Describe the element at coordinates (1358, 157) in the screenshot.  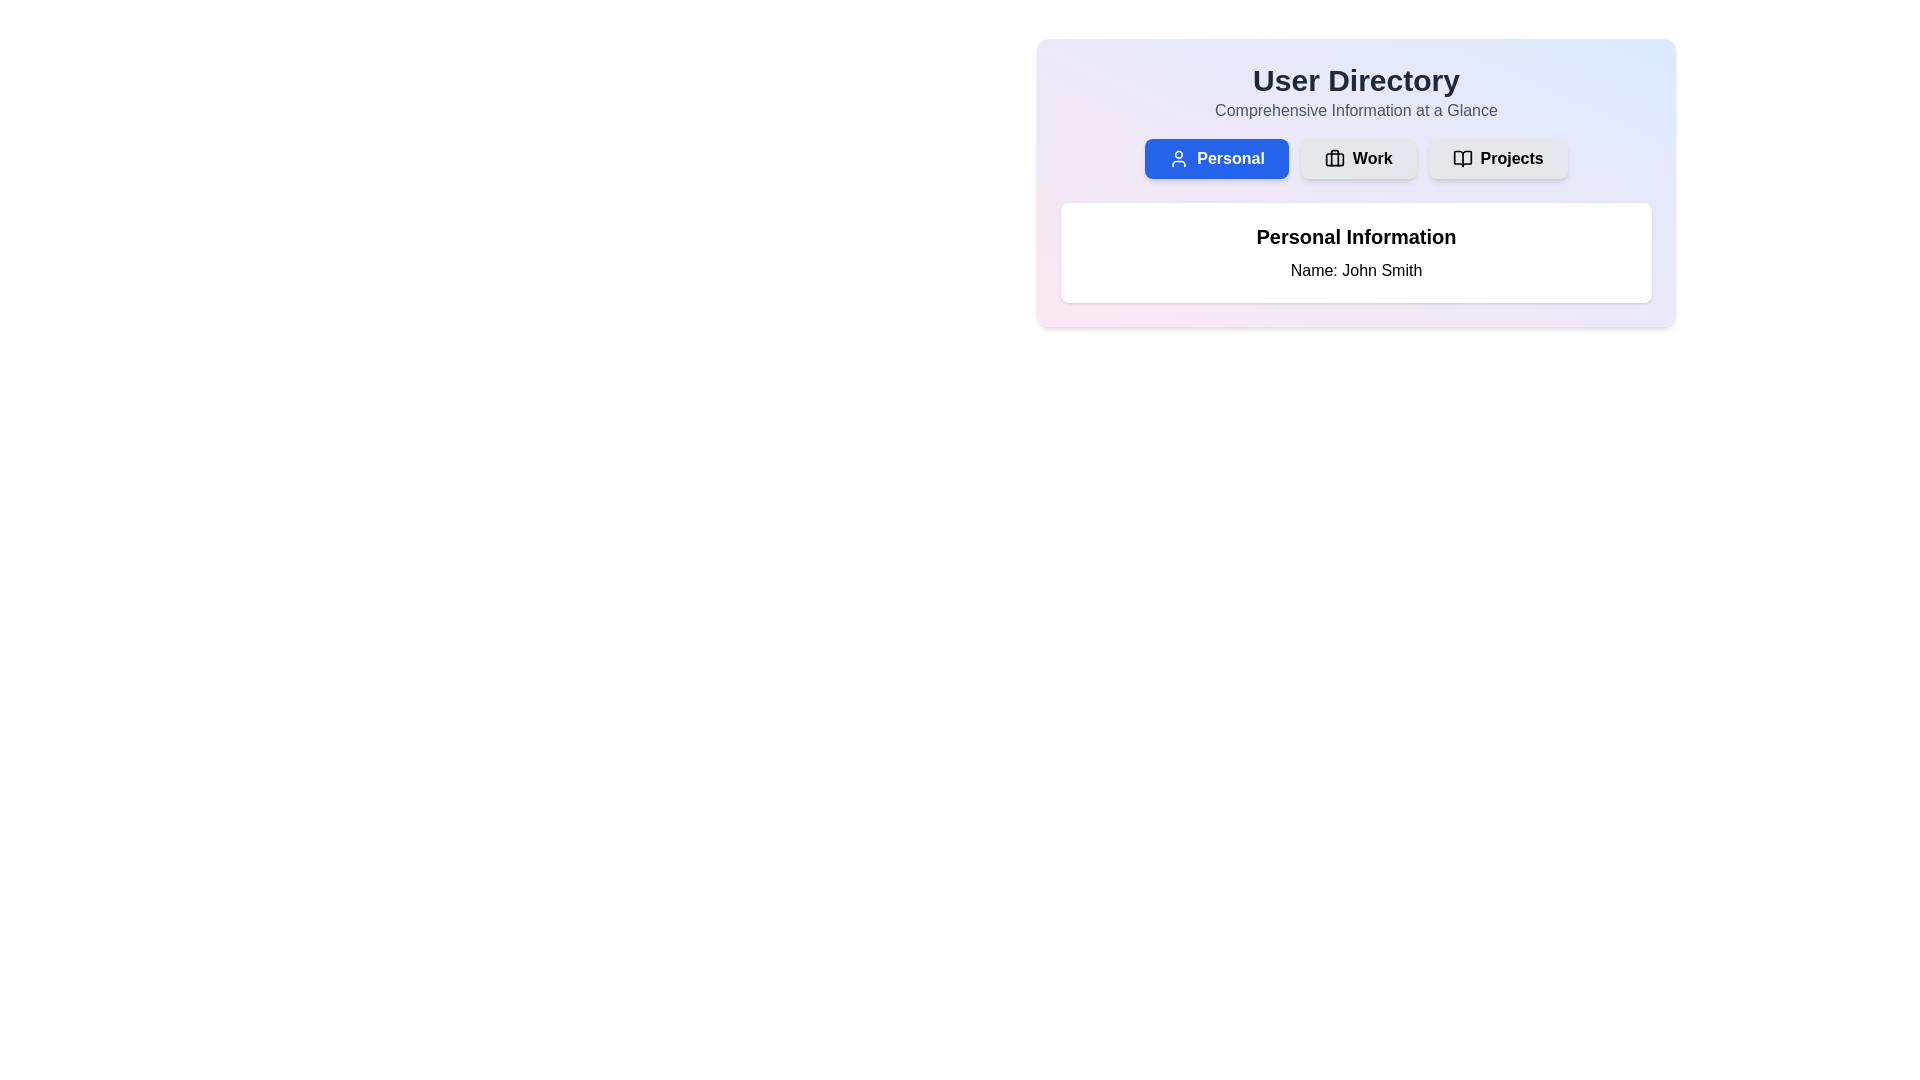
I see `the 'Work' button, which is a gray rectangular button with rounded corners, located in the middle of three buttons labeled 'Personal,' 'Work,' and 'Projects,'` at that location.